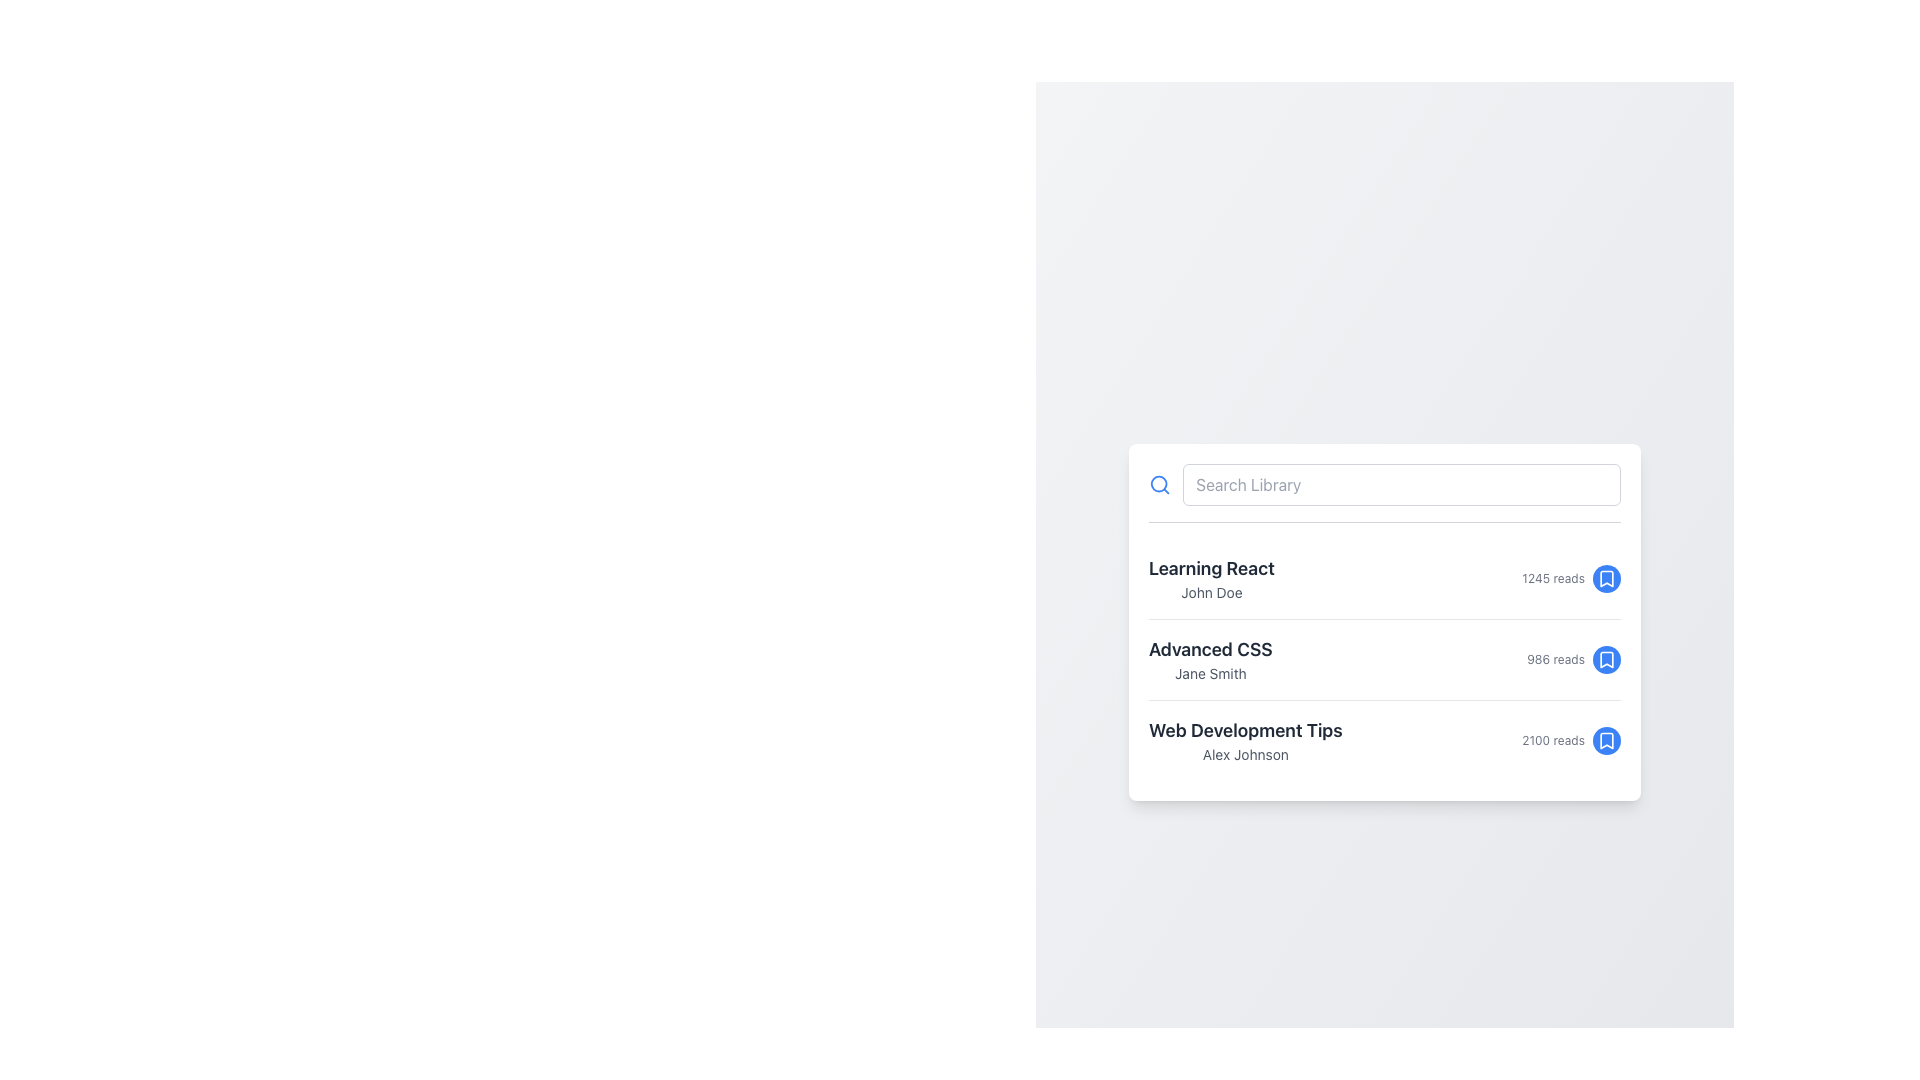 The width and height of the screenshot is (1920, 1080). I want to click on the bookmark button located to the right of the text '2100 reads' in the bottom-right of the 'Web Development Tips' section, so click(1607, 740).